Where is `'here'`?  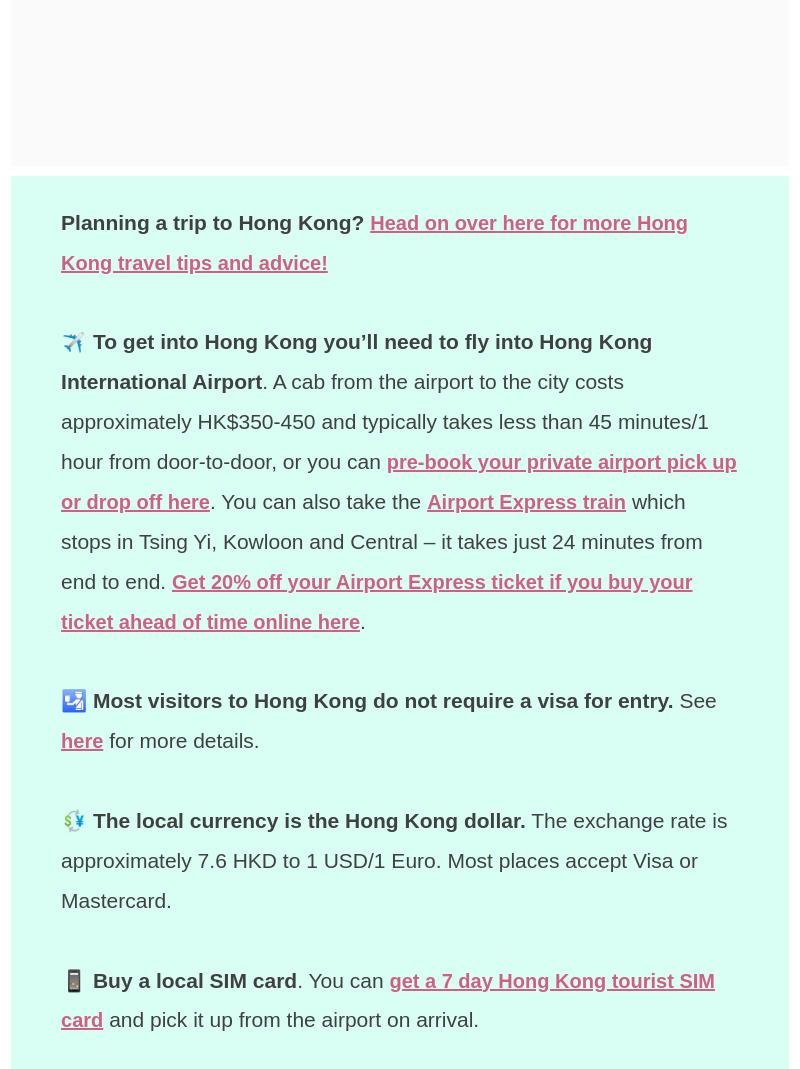
'here' is located at coordinates (83, 739).